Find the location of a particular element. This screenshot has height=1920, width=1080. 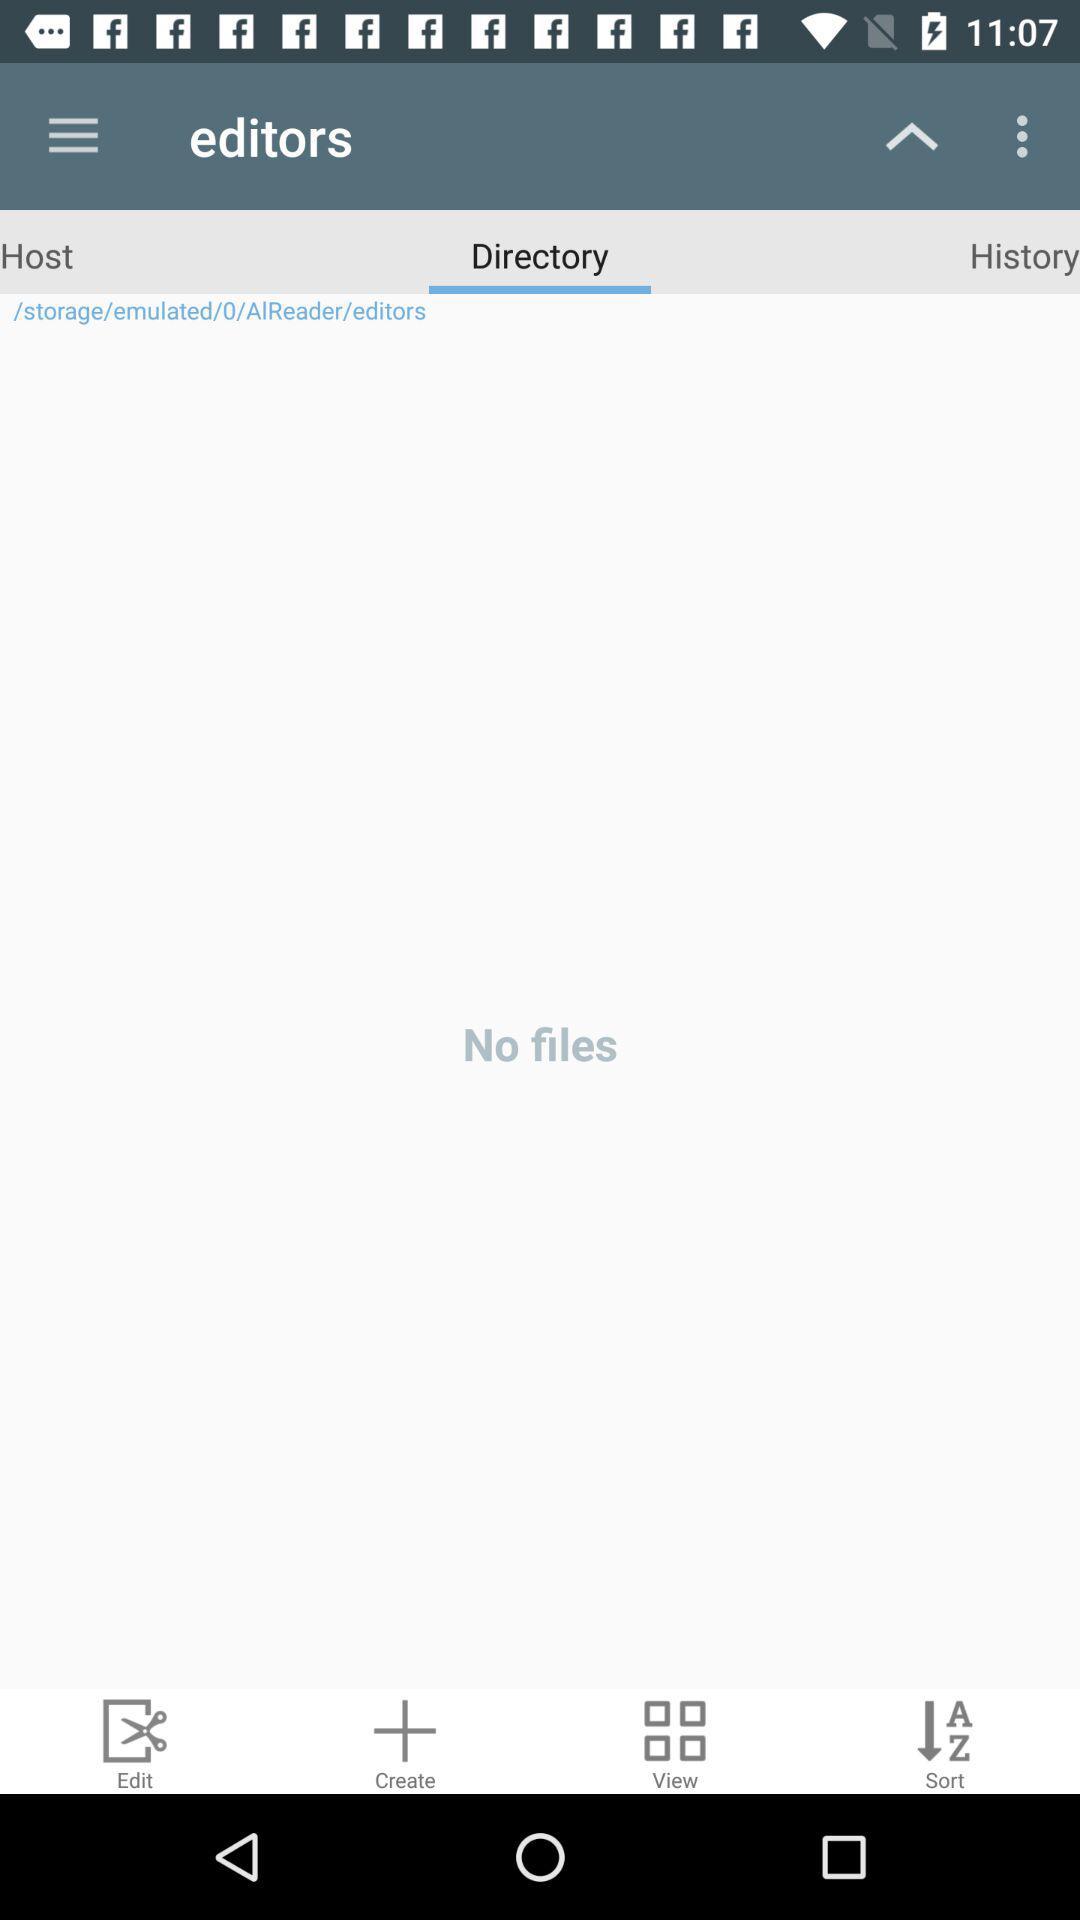

the host app is located at coordinates (36, 253).